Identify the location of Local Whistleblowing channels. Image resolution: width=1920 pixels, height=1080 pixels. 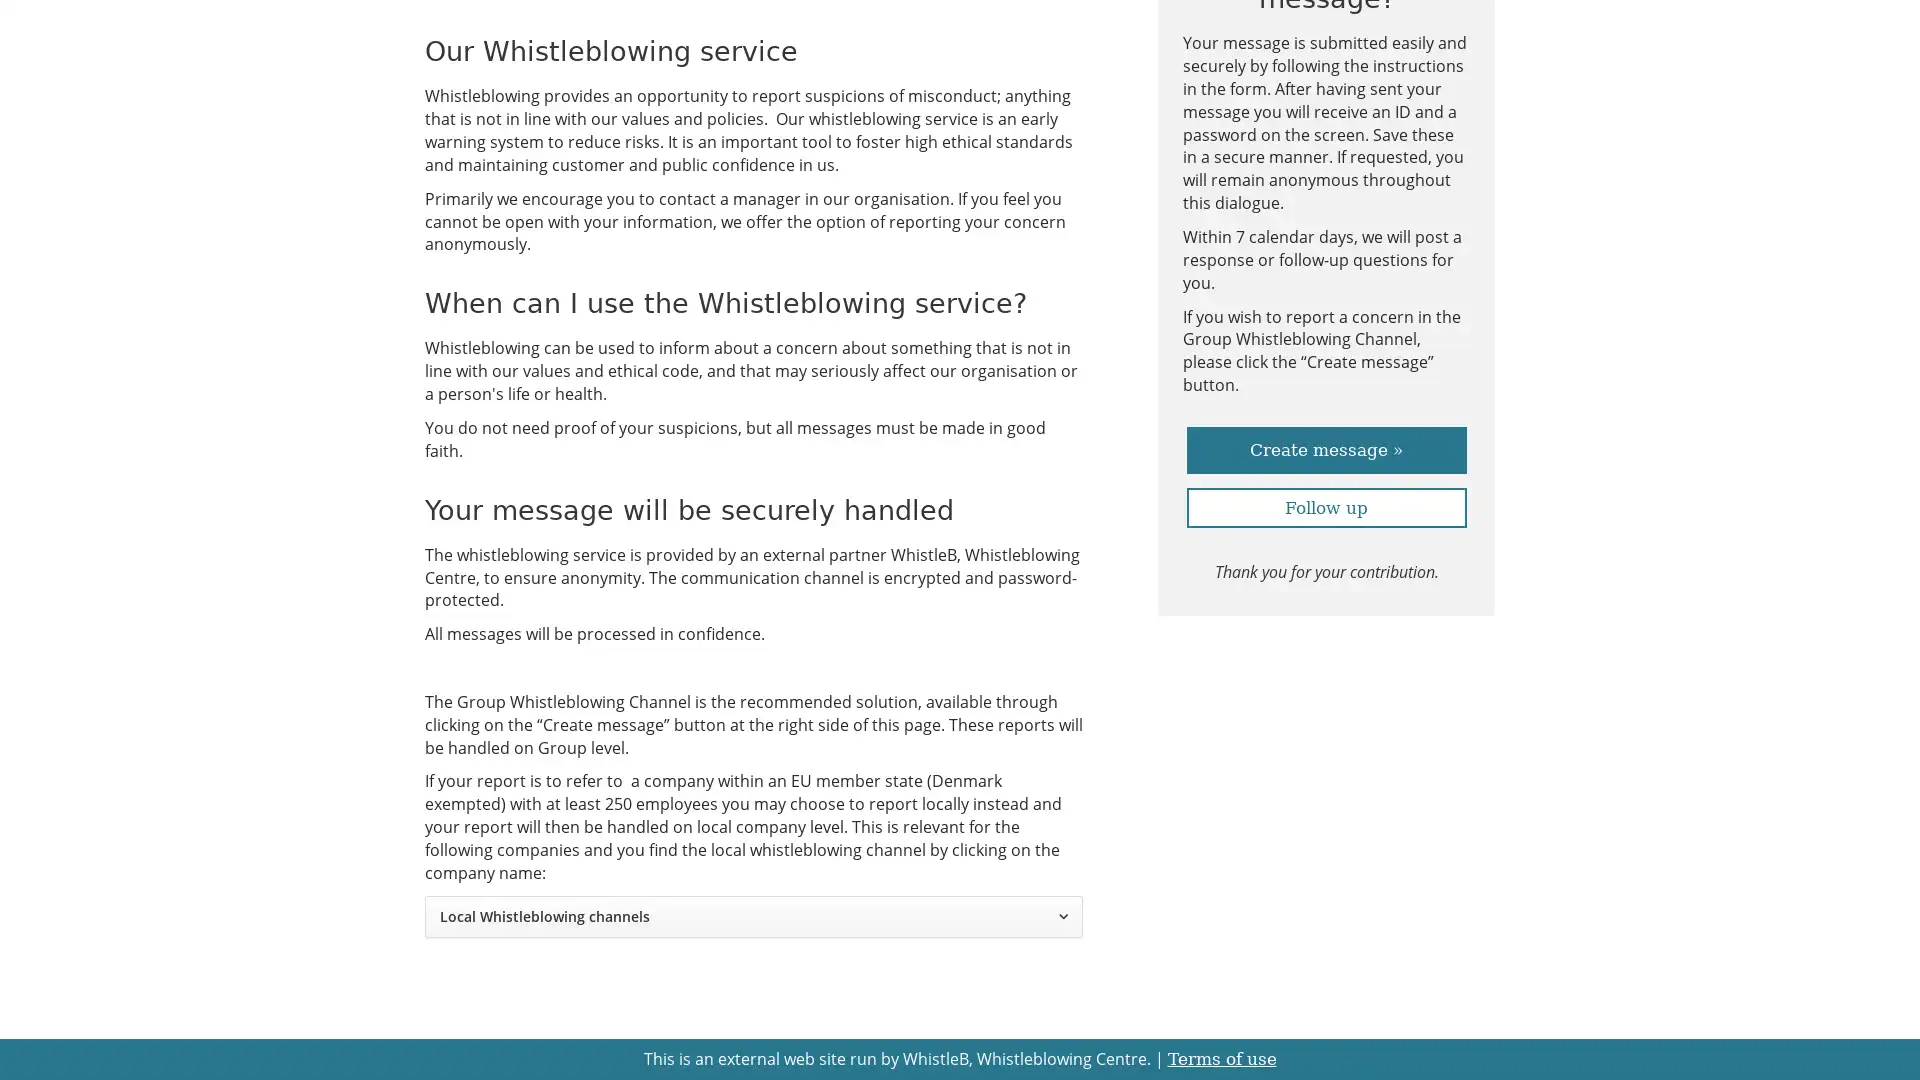
(752, 915).